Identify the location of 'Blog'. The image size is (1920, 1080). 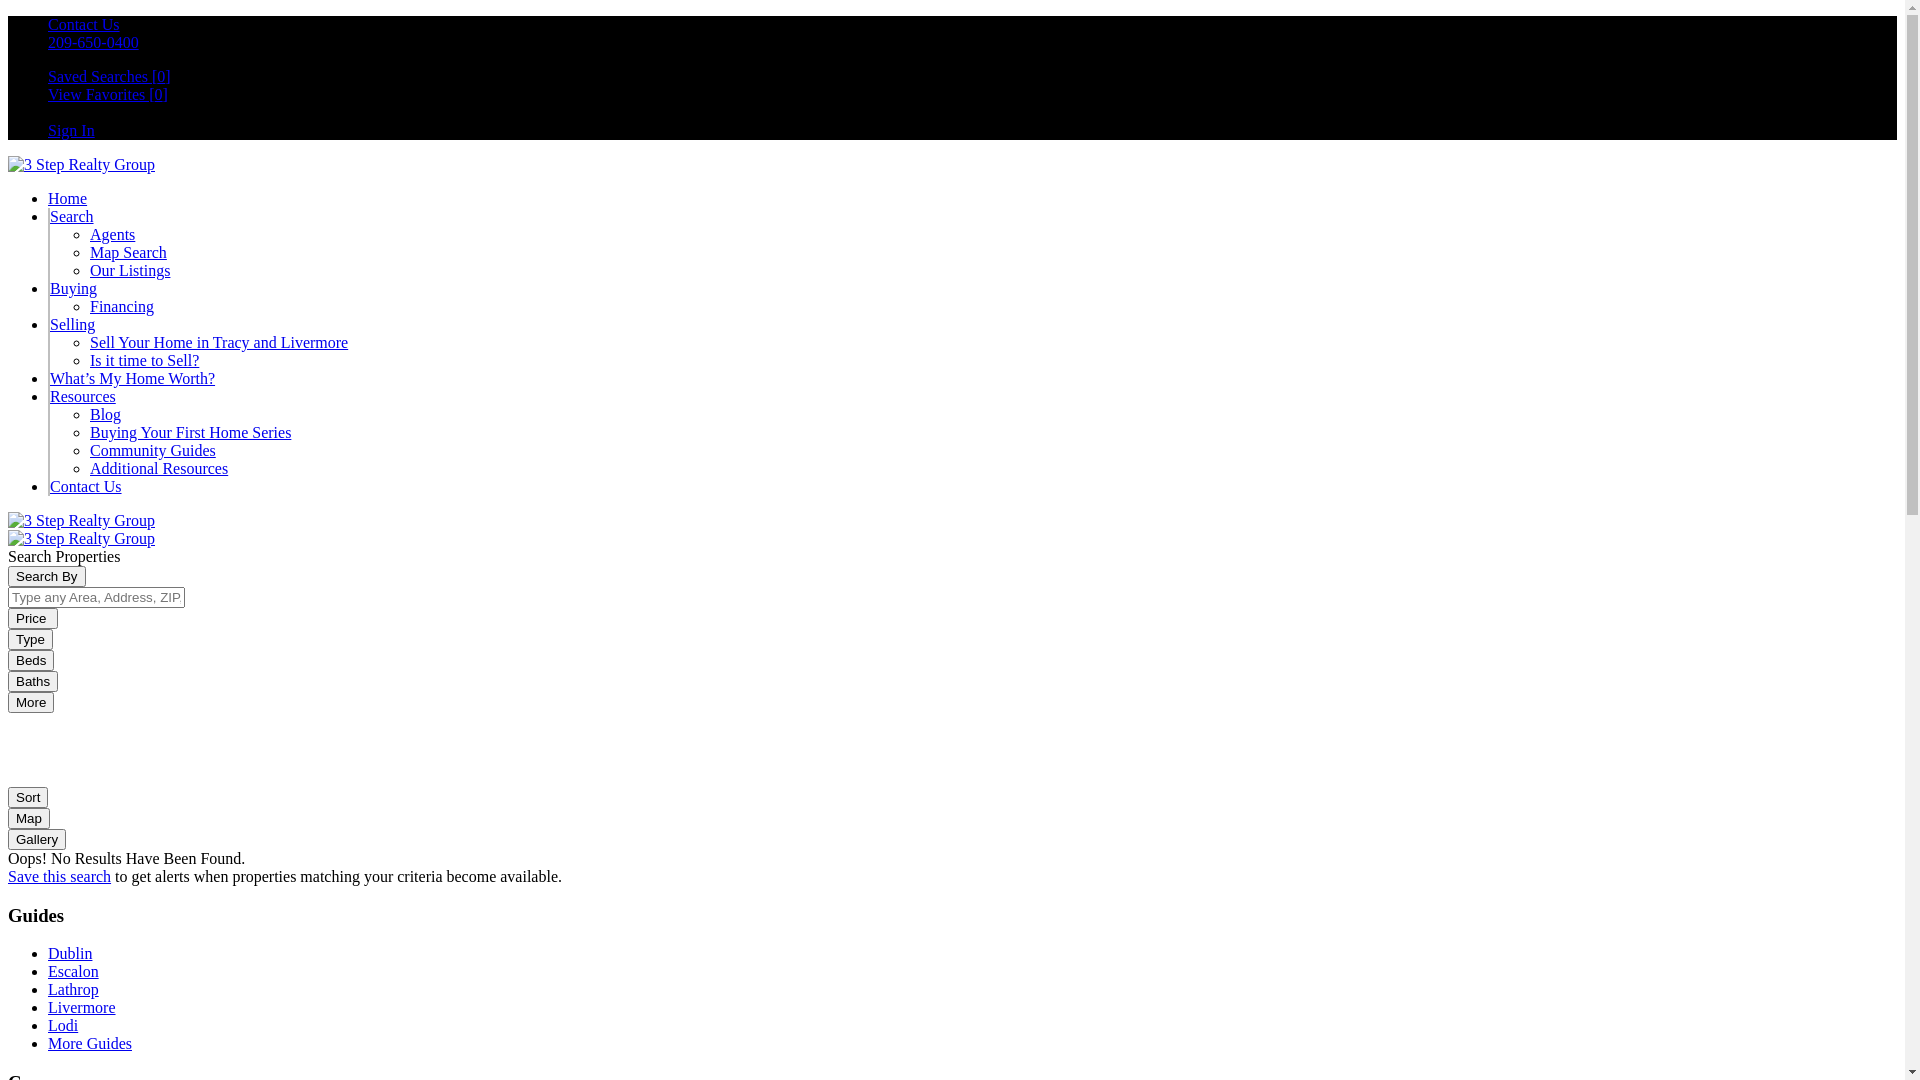
(104, 413).